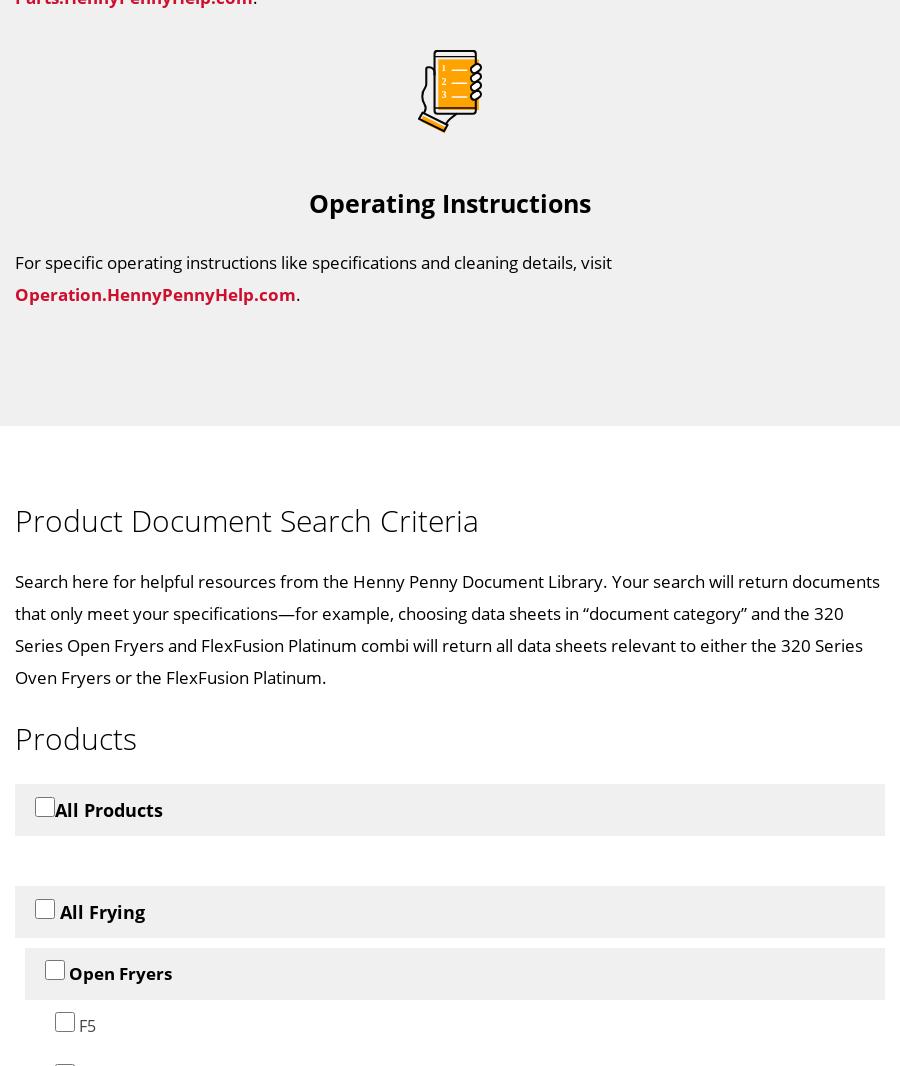 This screenshot has width=900, height=1066. I want to click on 'Products', so click(74, 736).